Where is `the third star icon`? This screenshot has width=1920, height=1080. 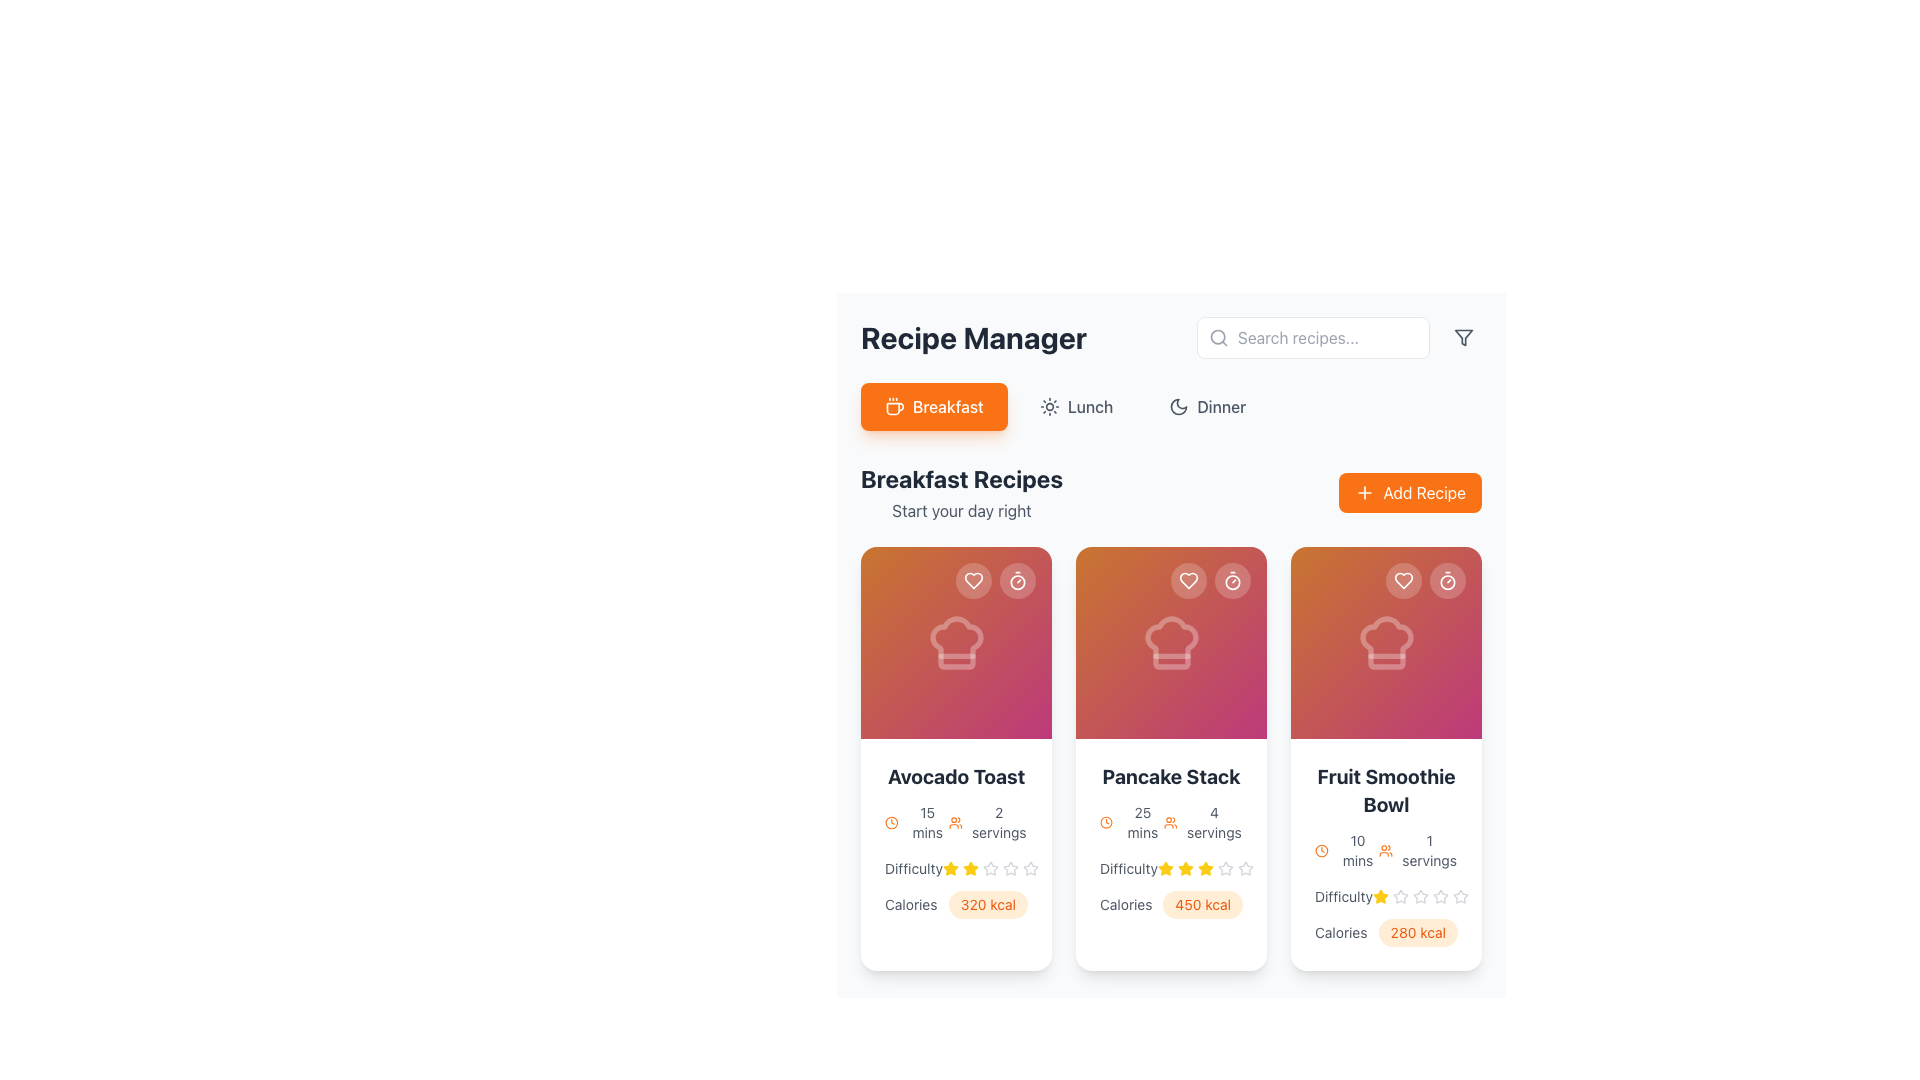
the third star icon is located at coordinates (990, 867).